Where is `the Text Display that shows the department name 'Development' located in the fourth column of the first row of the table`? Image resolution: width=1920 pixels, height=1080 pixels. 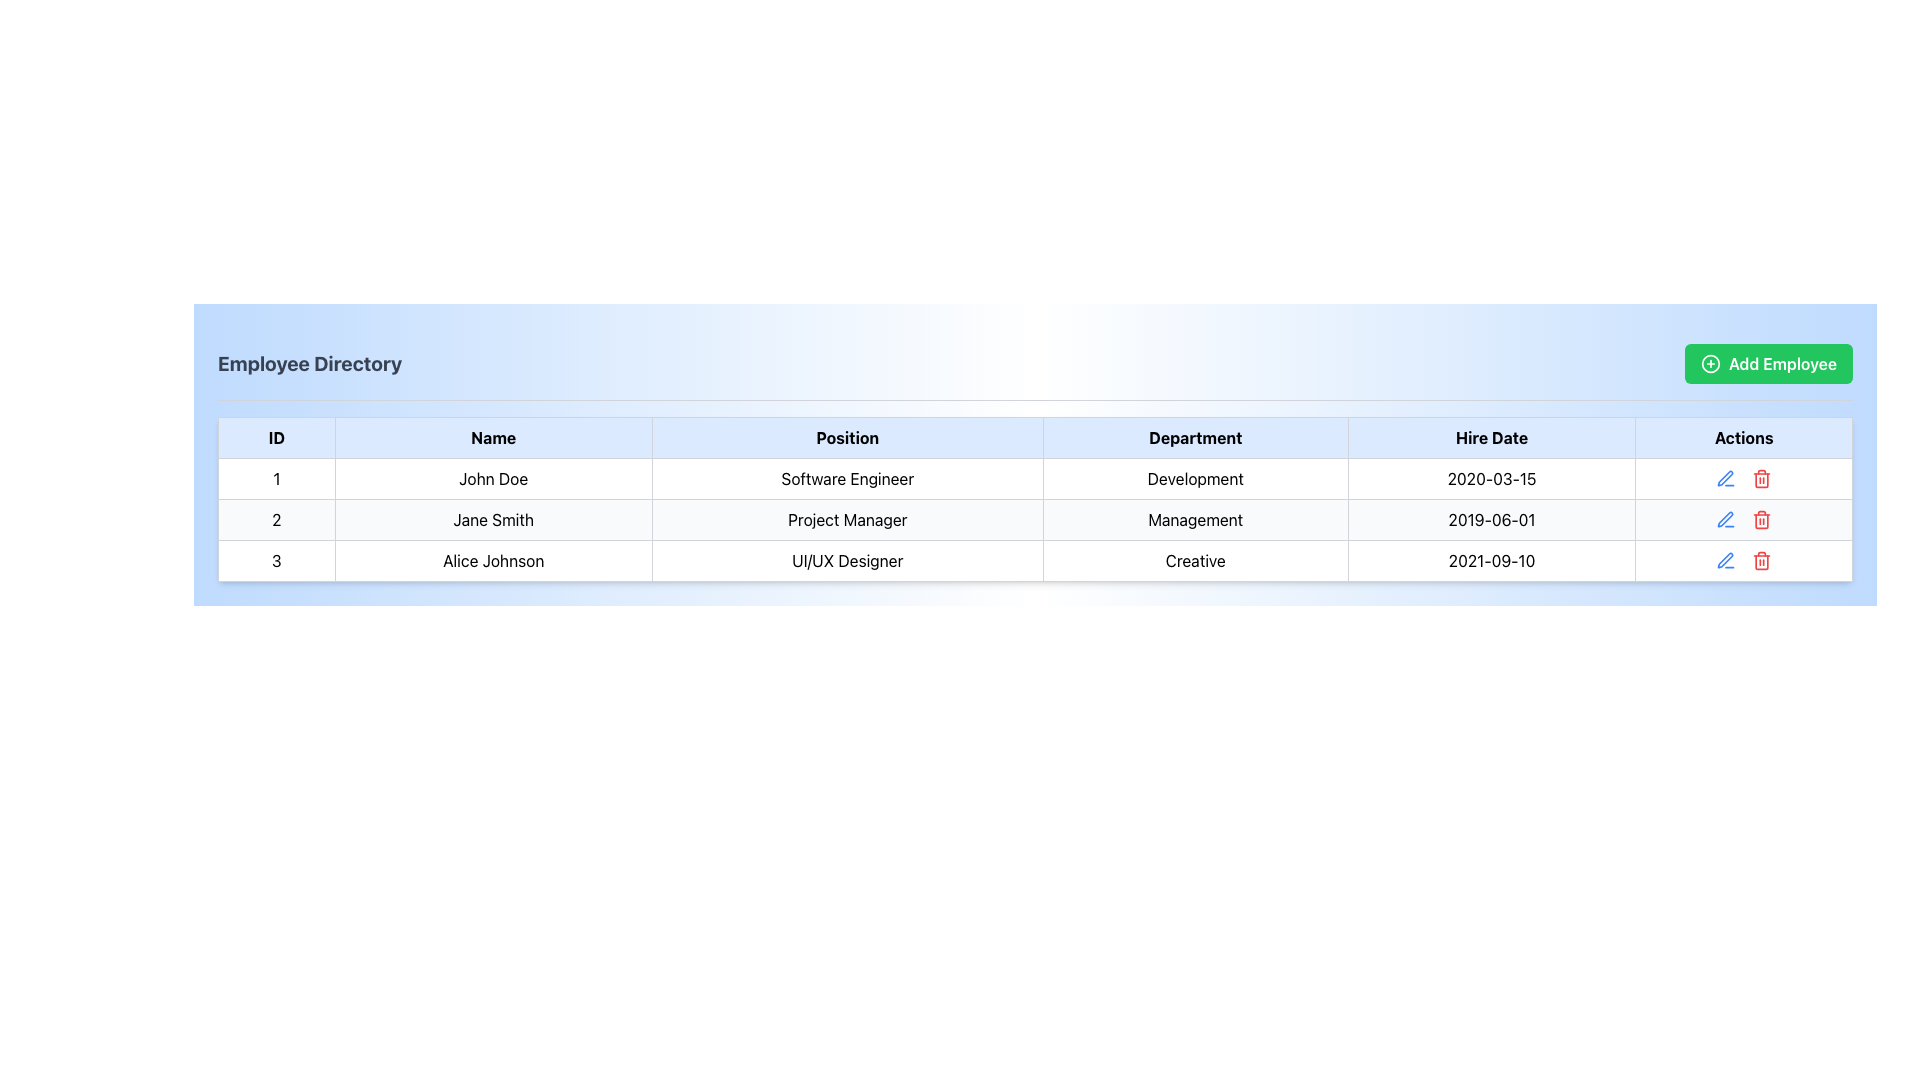
the Text Display that shows the department name 'Development' located in the fourth column of the first row of the table is located at coordinates (1195, 478).